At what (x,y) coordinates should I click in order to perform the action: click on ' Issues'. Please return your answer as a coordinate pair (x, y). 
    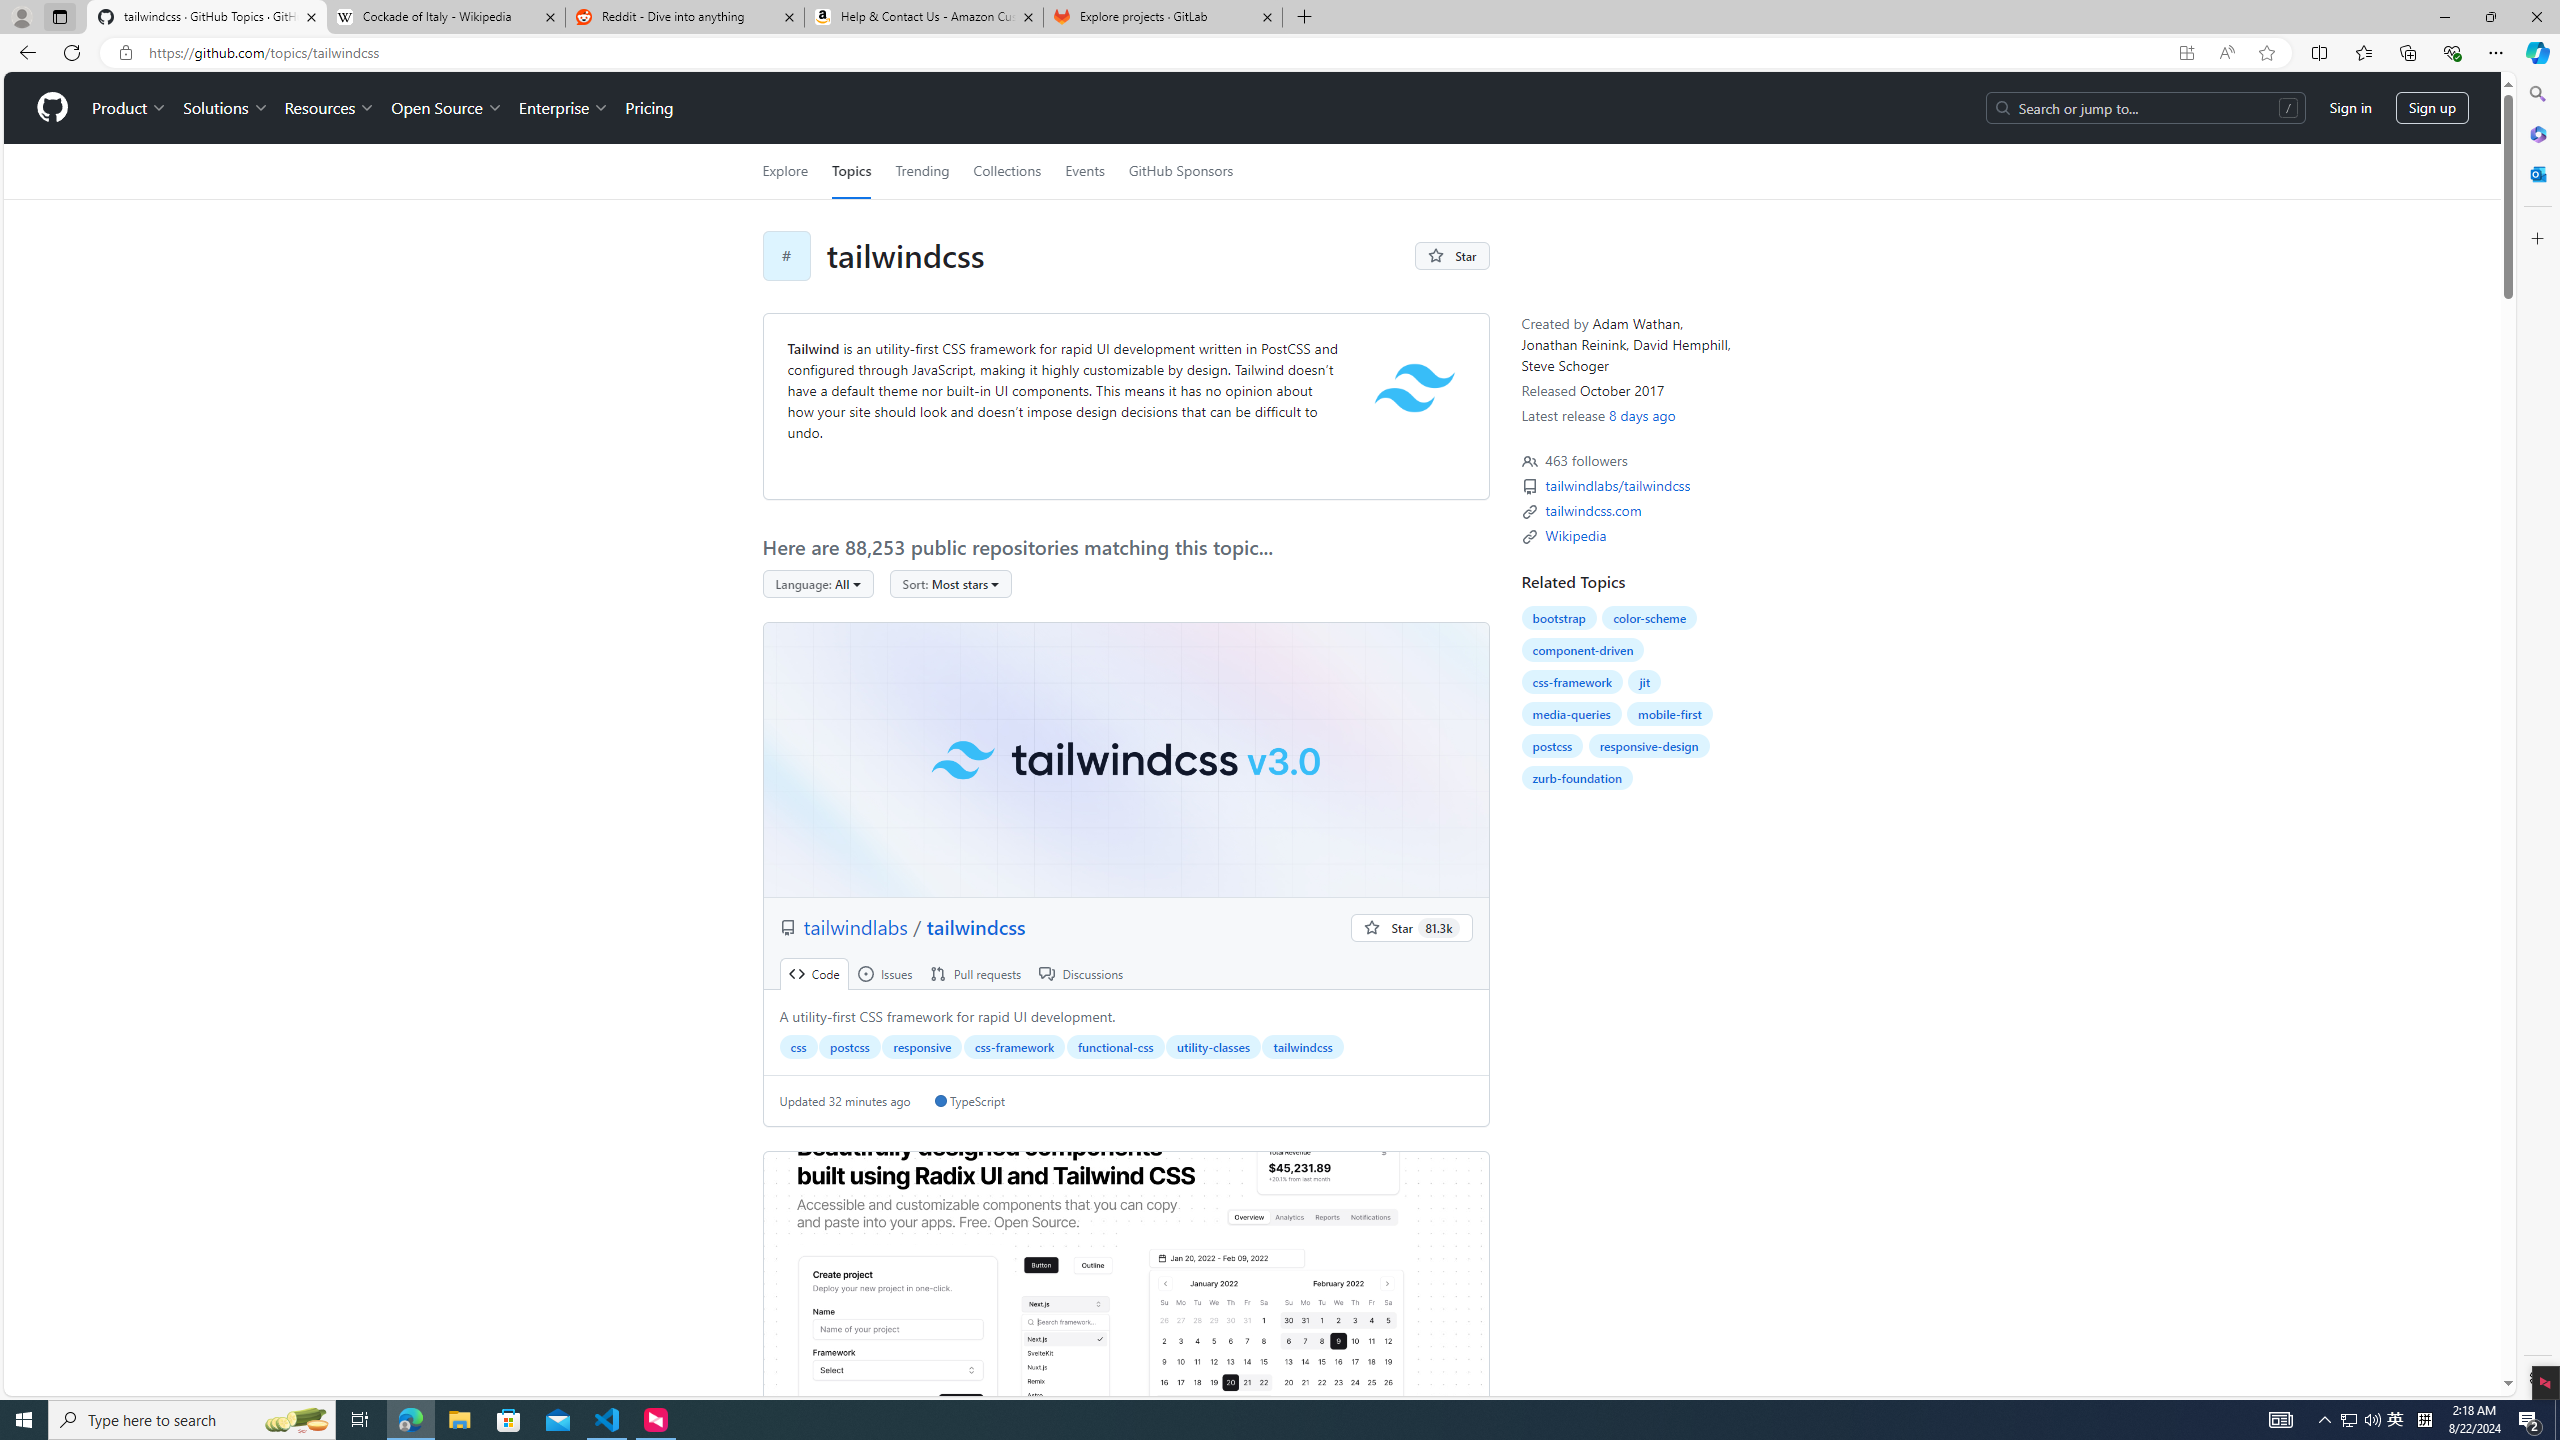
    Looking at the image, I should click on (884, 973).